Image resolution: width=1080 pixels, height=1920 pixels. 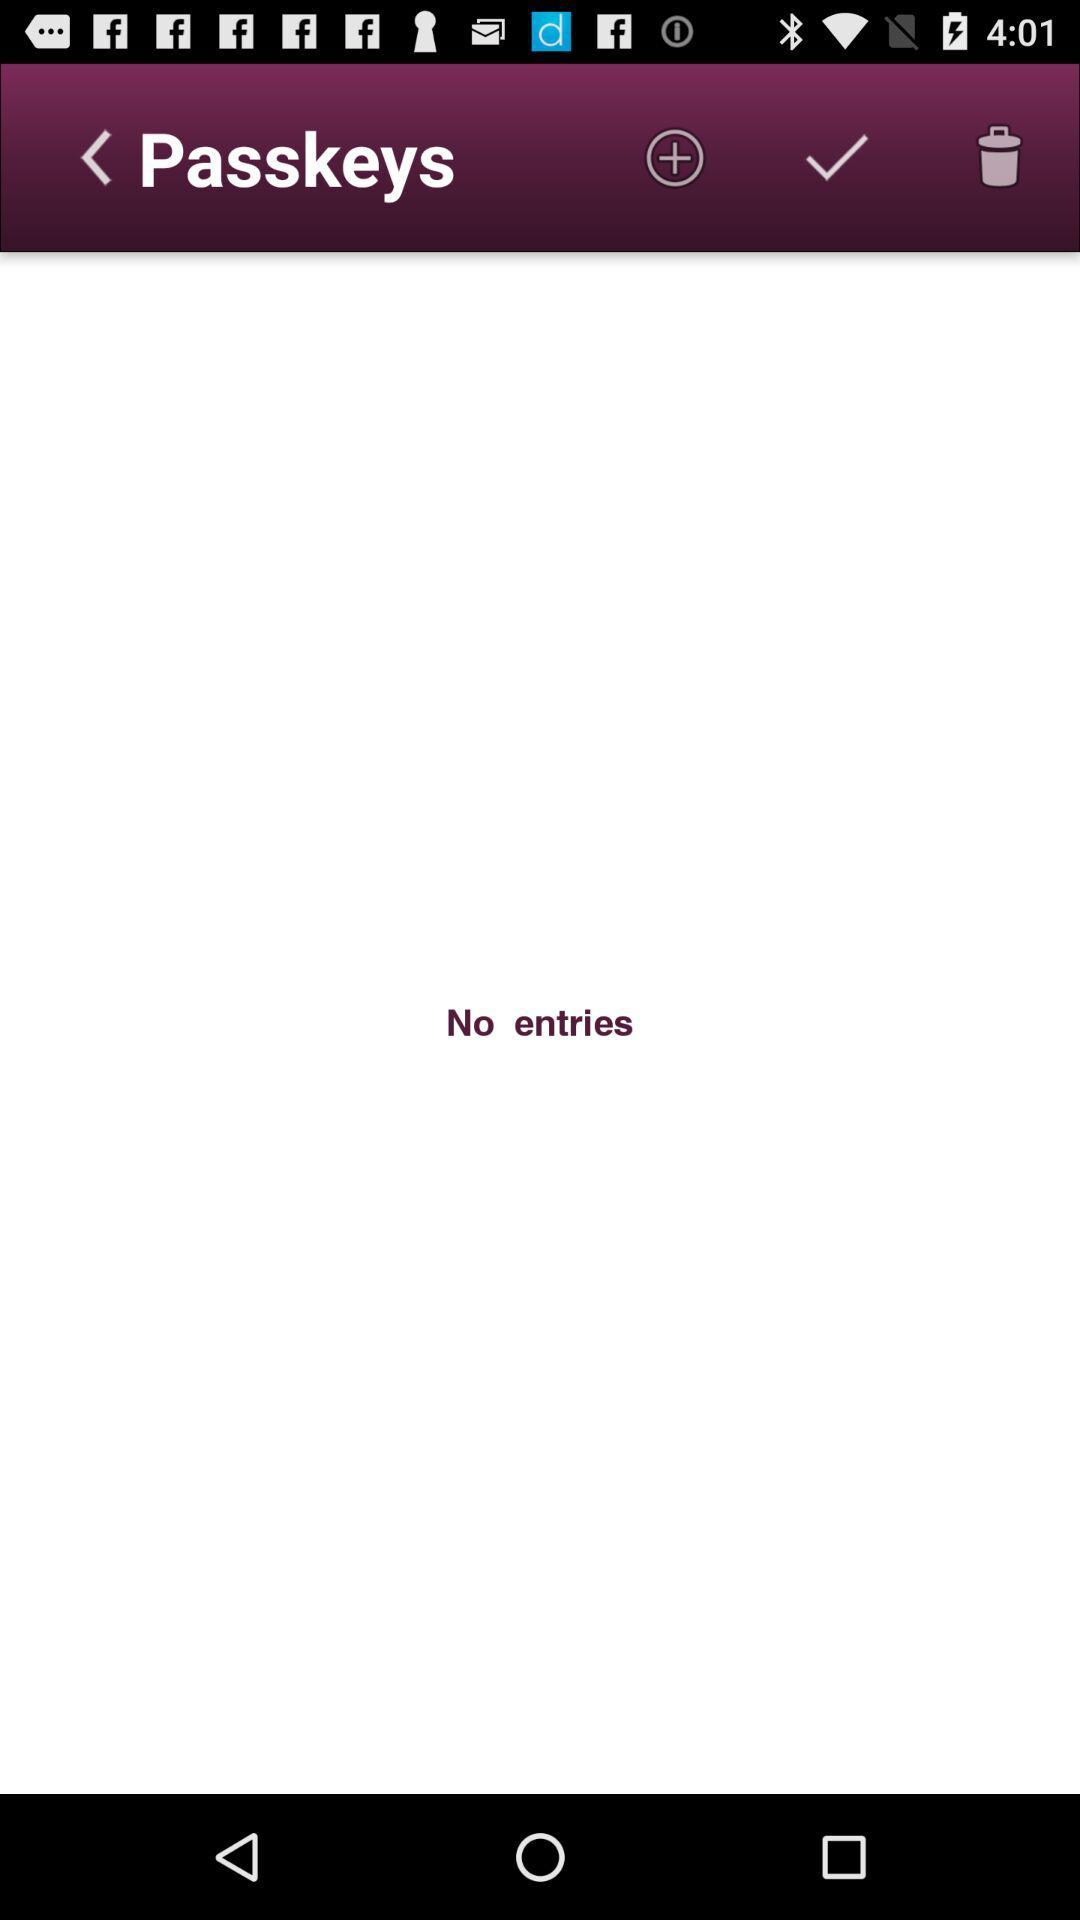 I want to click on or accepted, so click(x=837, y=156).